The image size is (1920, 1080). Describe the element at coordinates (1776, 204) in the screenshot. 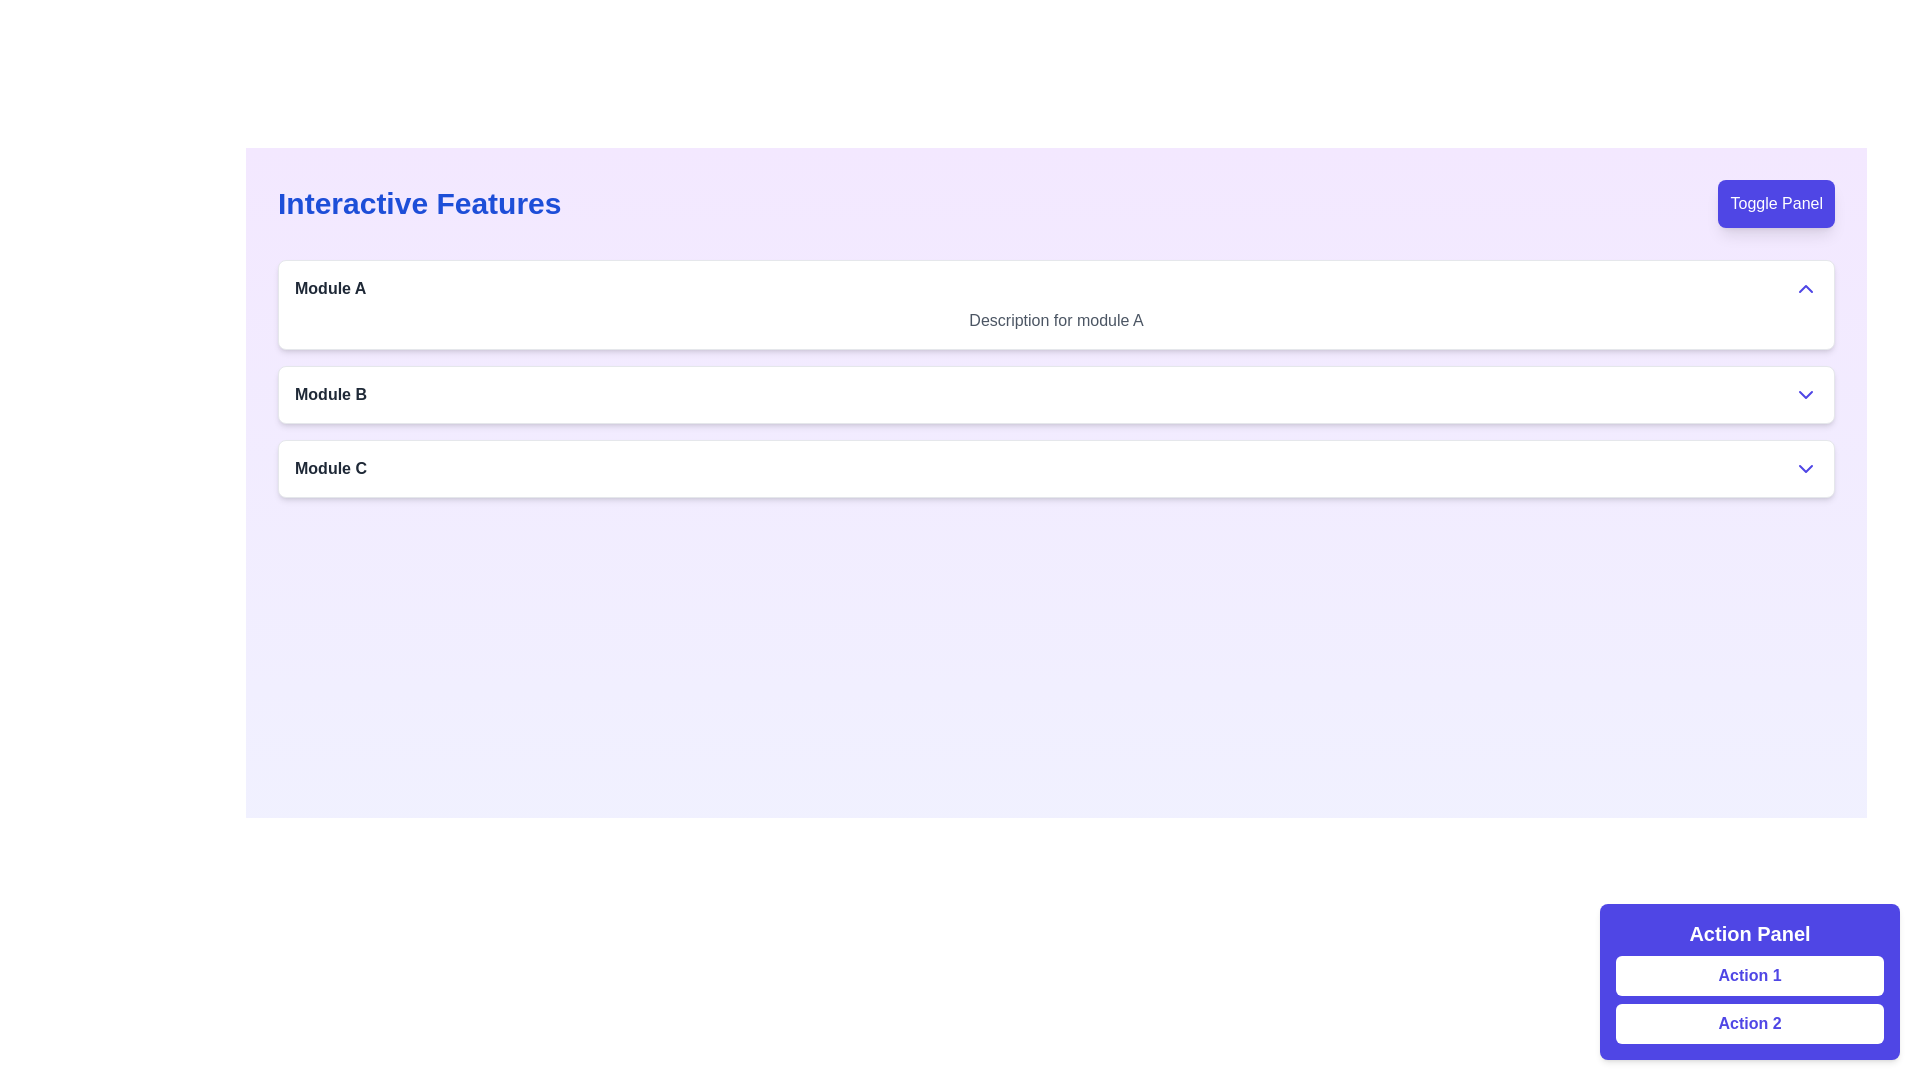

I see `the 'Toggle Panel' button, which has a purple background and white centered text` at that location.